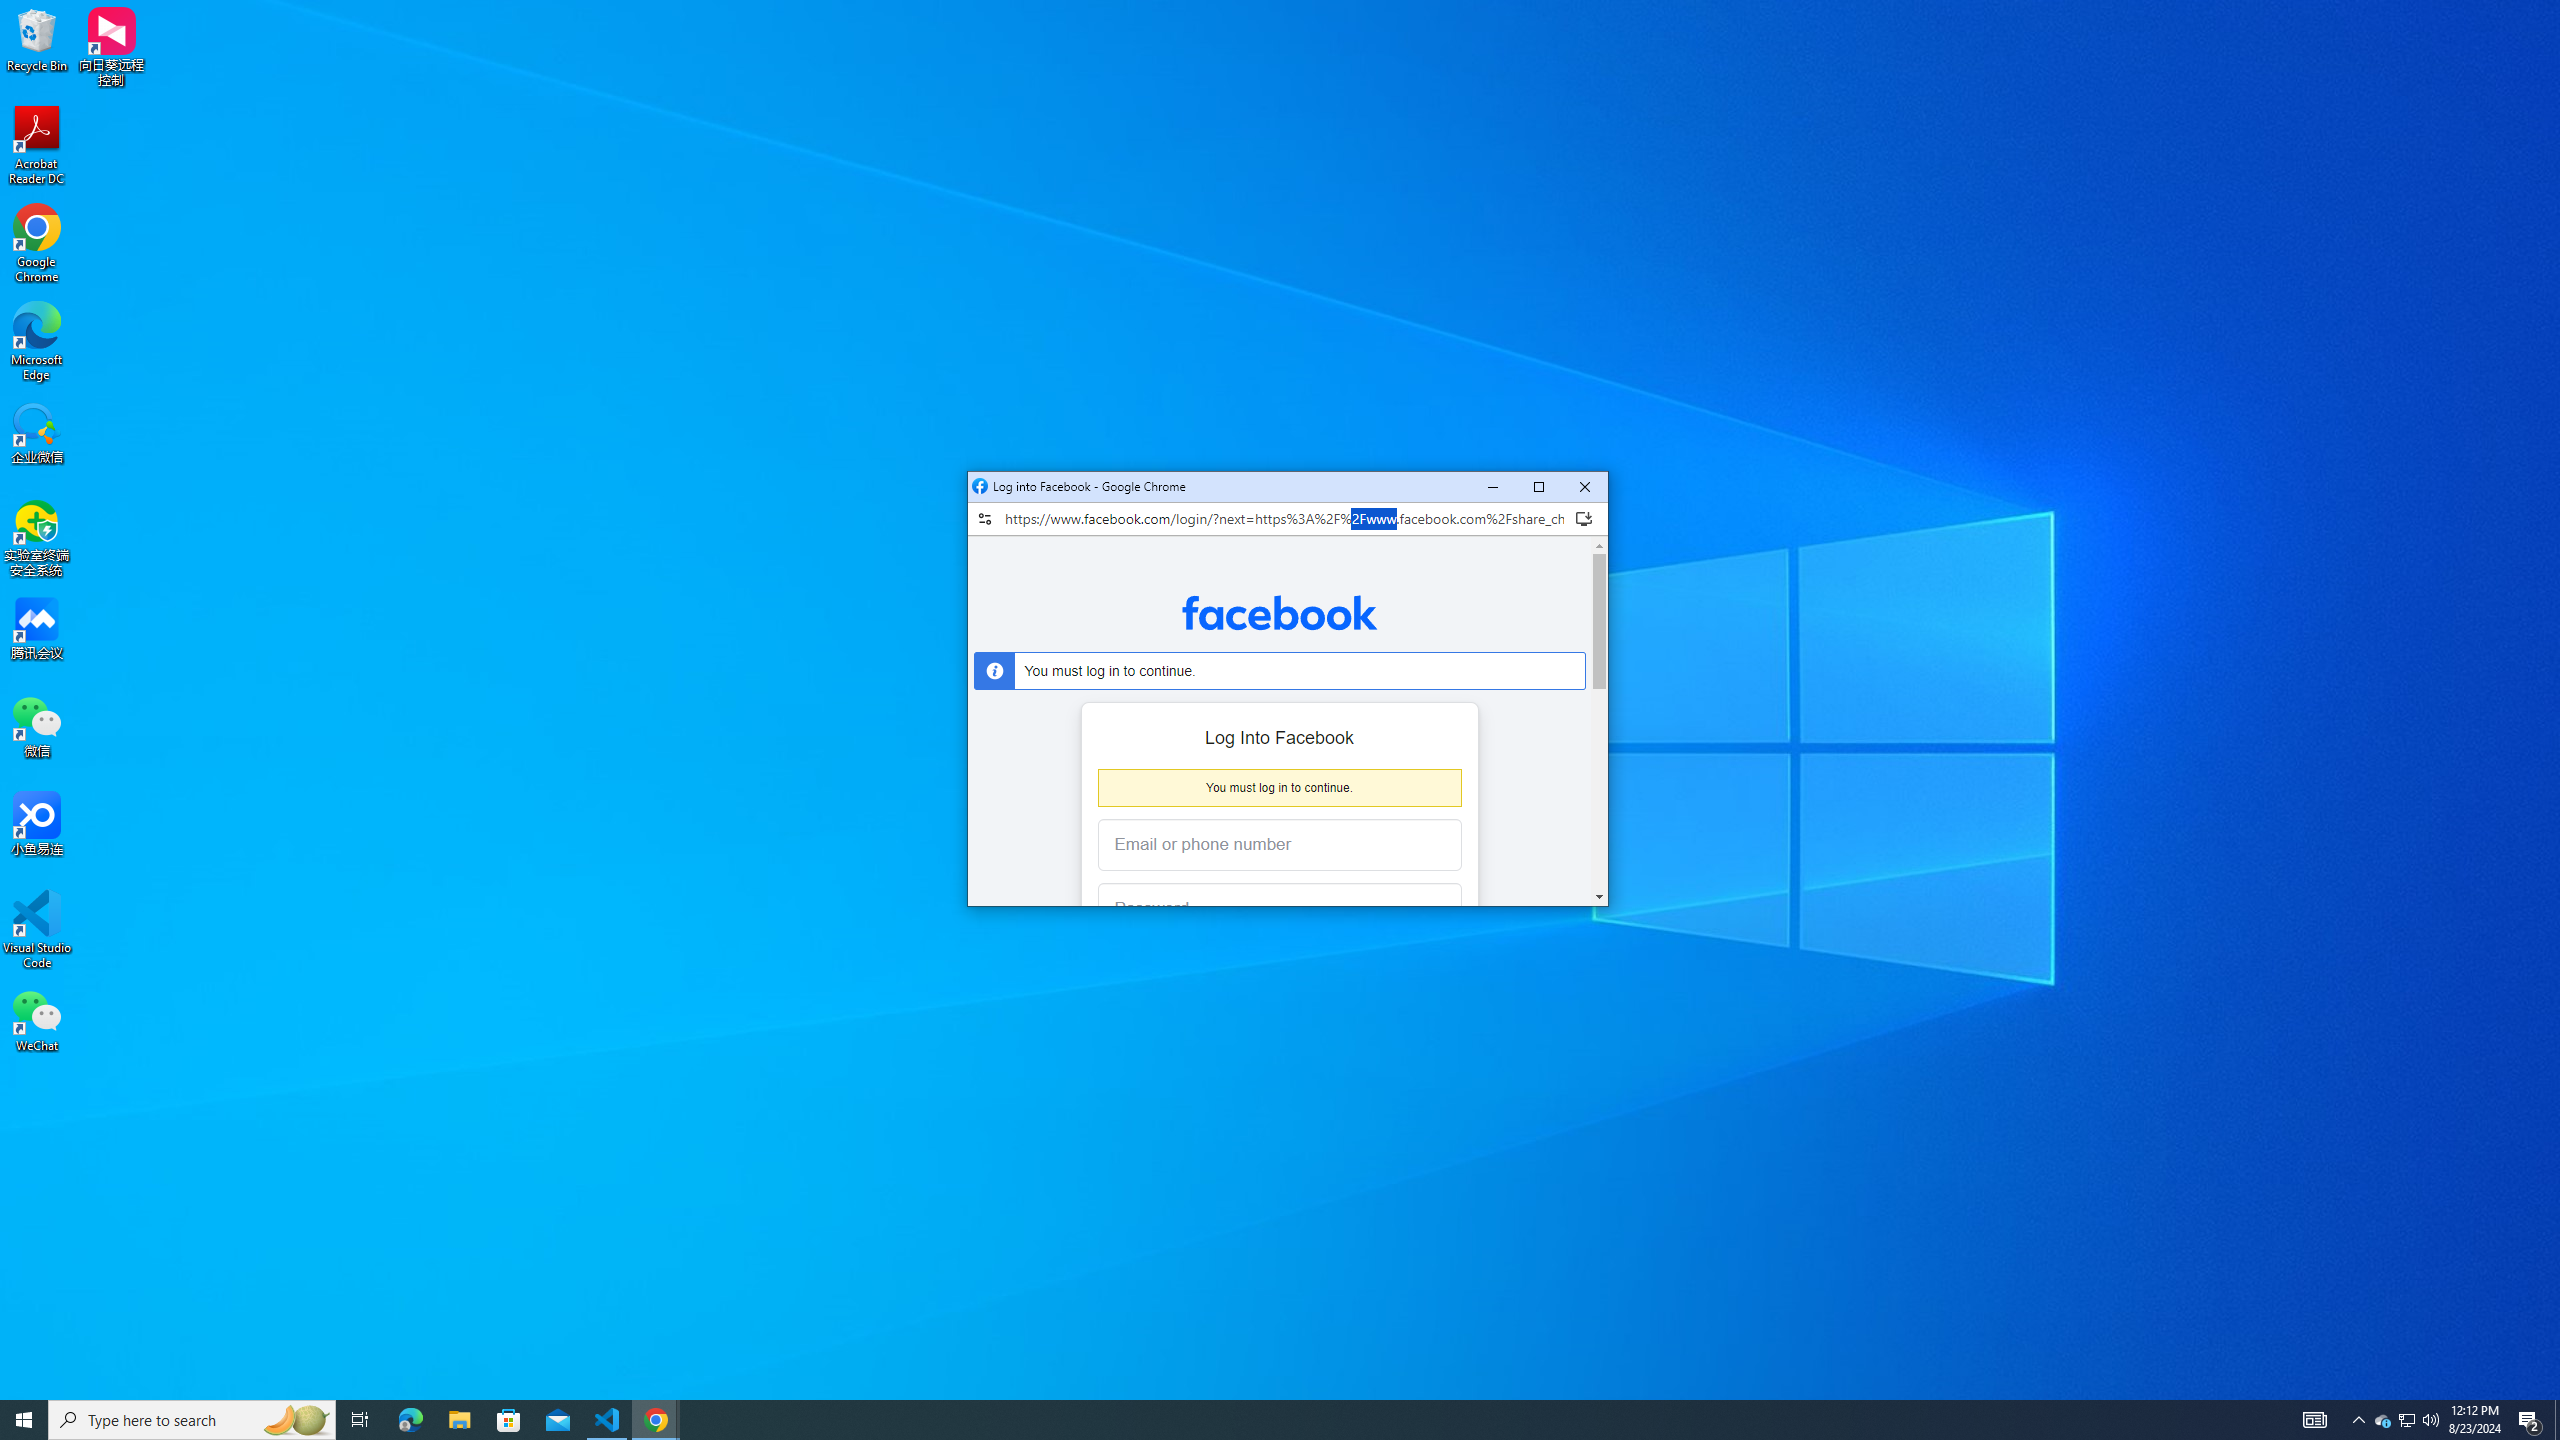 This screenshot has height=1440, width=2560. Describe the element at coordinates (2406, 1418) in the screenshot. I see `'AutomationID: 4105'` at that location.